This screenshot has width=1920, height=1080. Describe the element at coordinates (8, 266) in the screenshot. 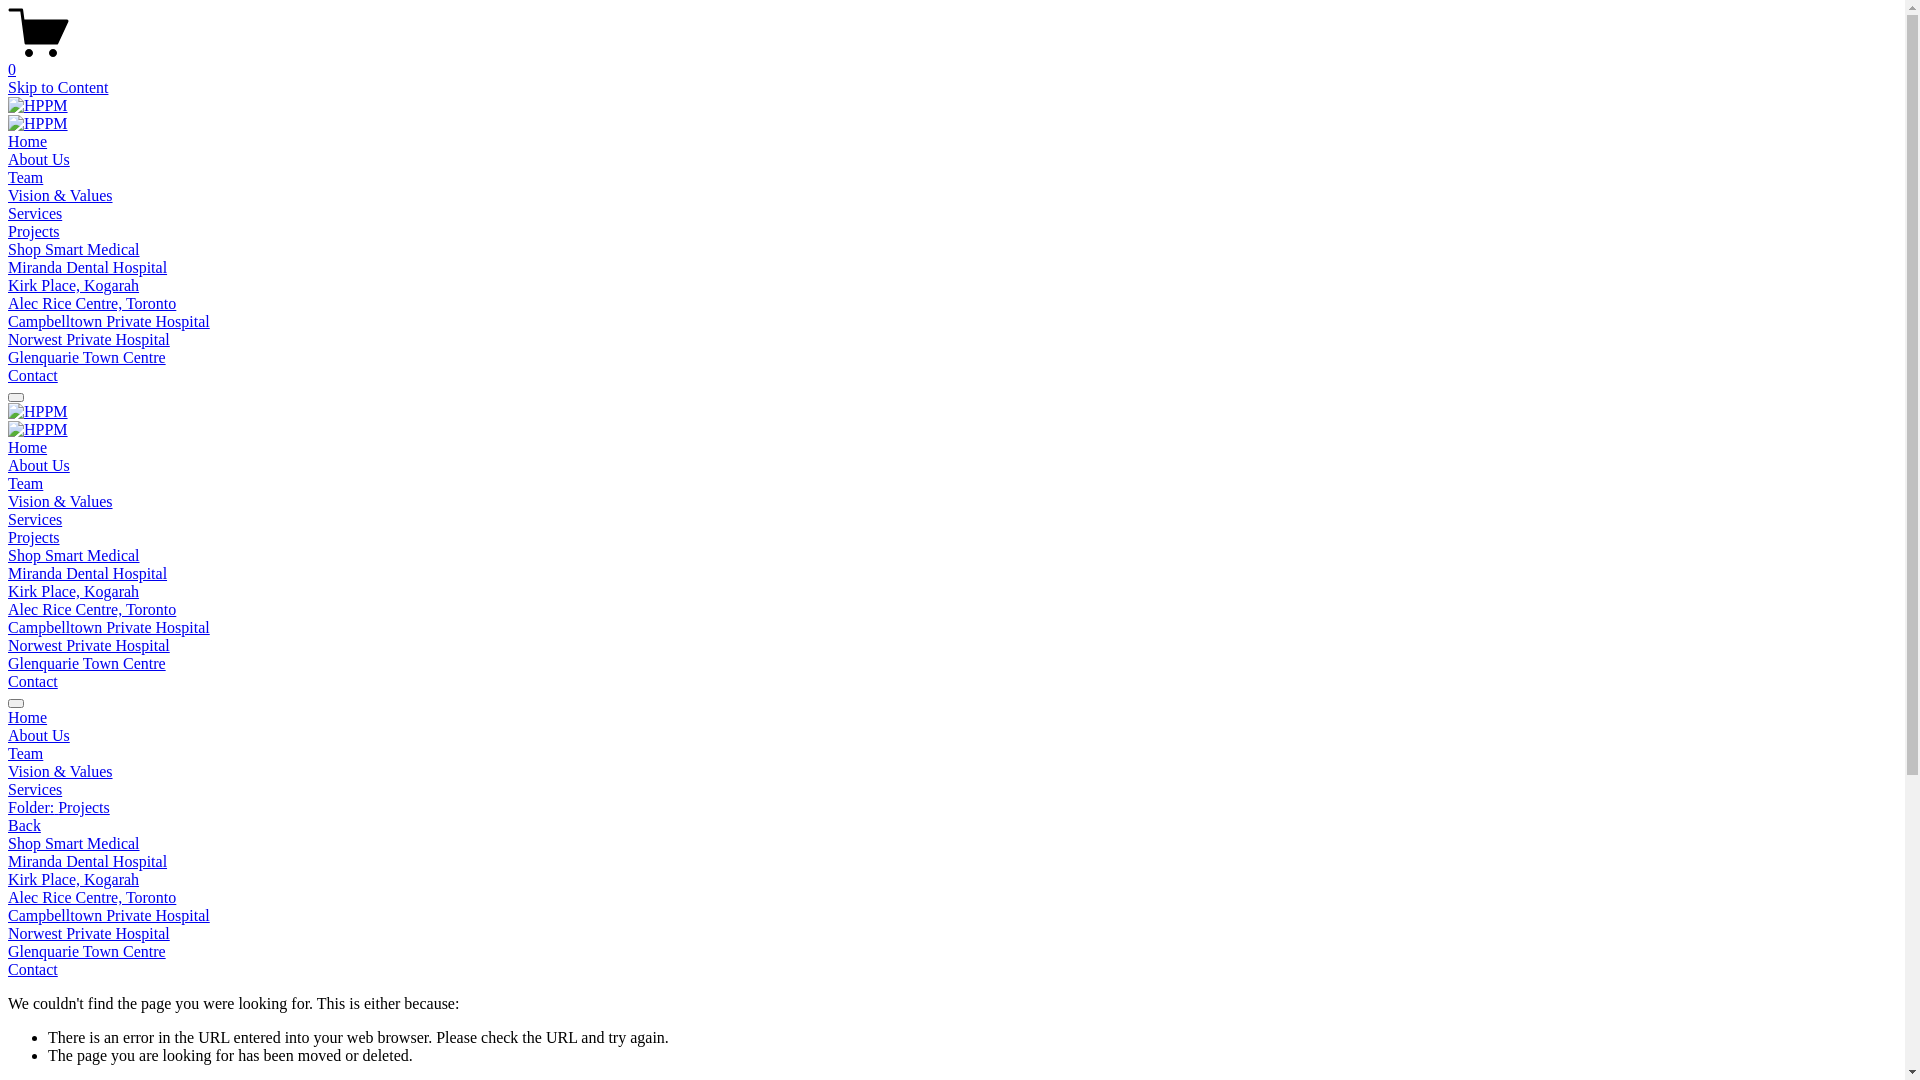

I see `'Miranda Dental Hospital'` at that location.